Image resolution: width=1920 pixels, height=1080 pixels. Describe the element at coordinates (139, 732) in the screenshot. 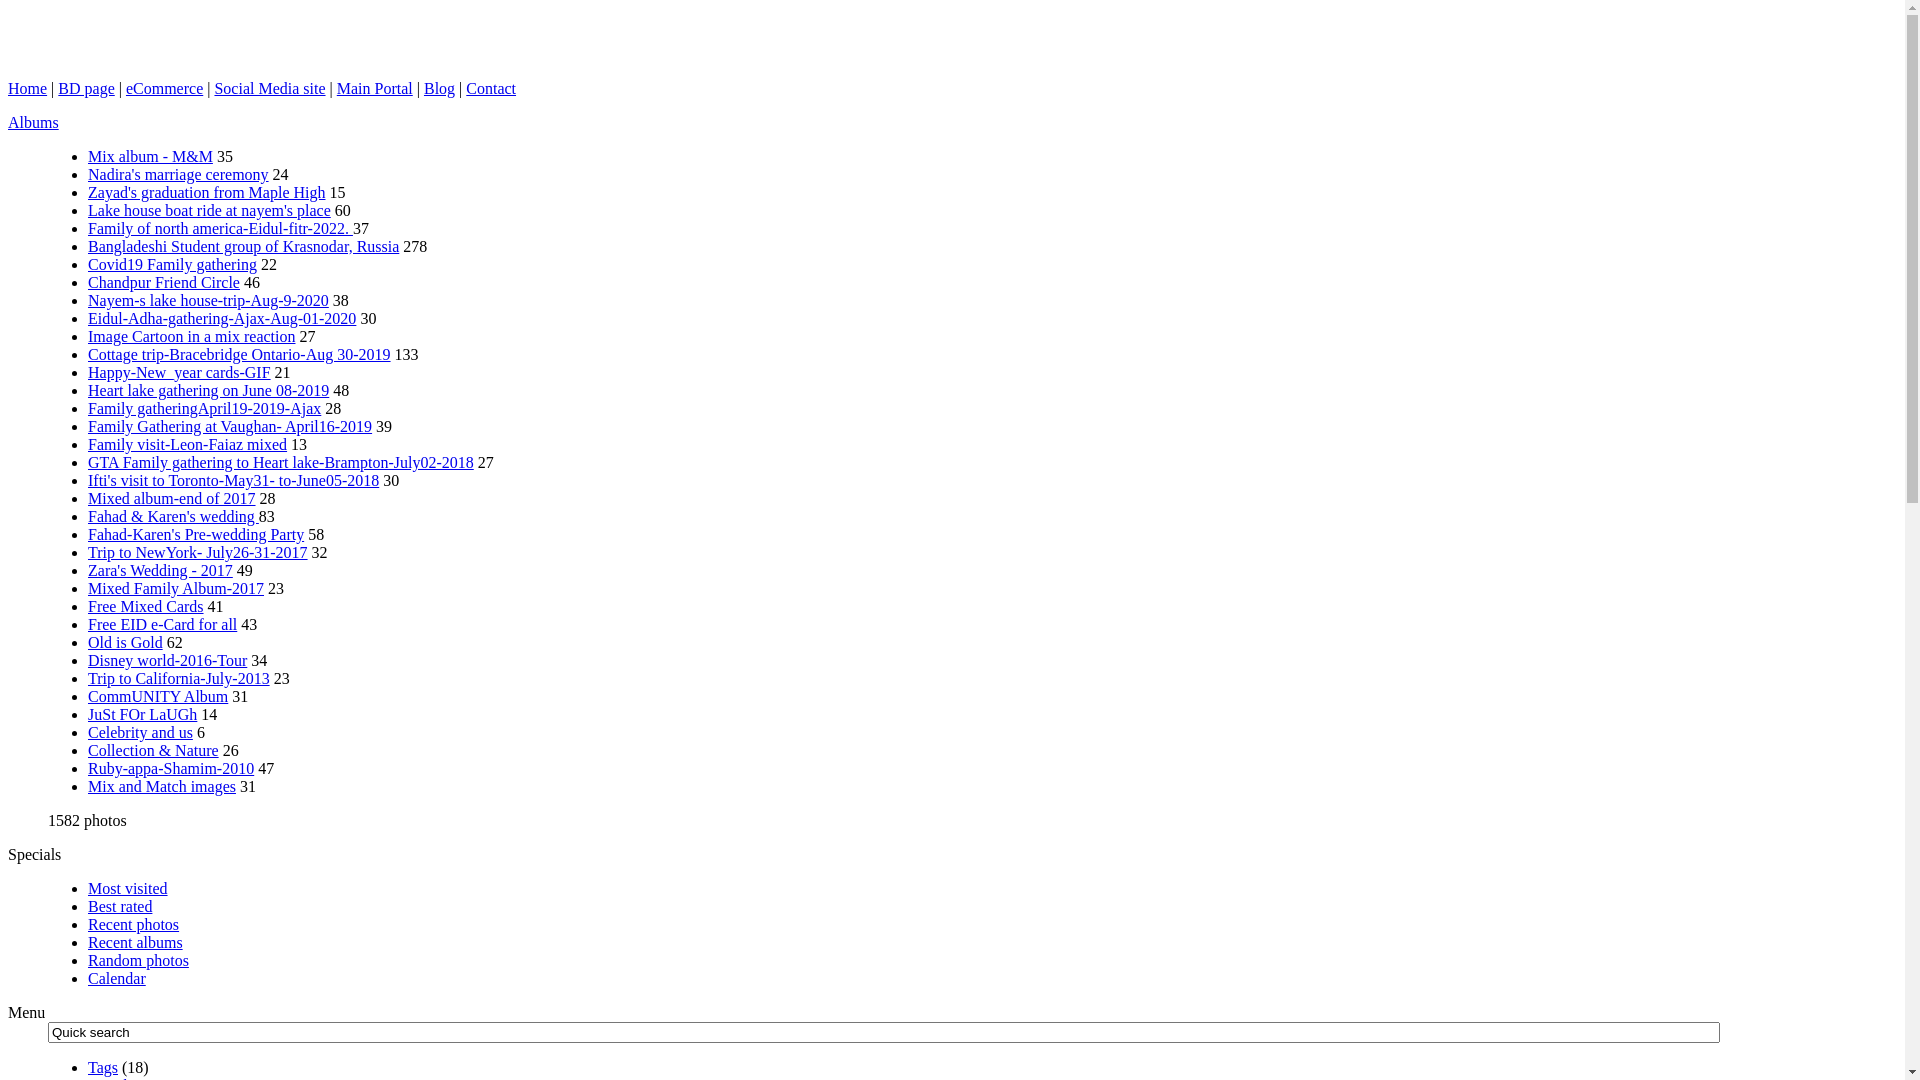

I see `'Celebrity and us'` at that location.